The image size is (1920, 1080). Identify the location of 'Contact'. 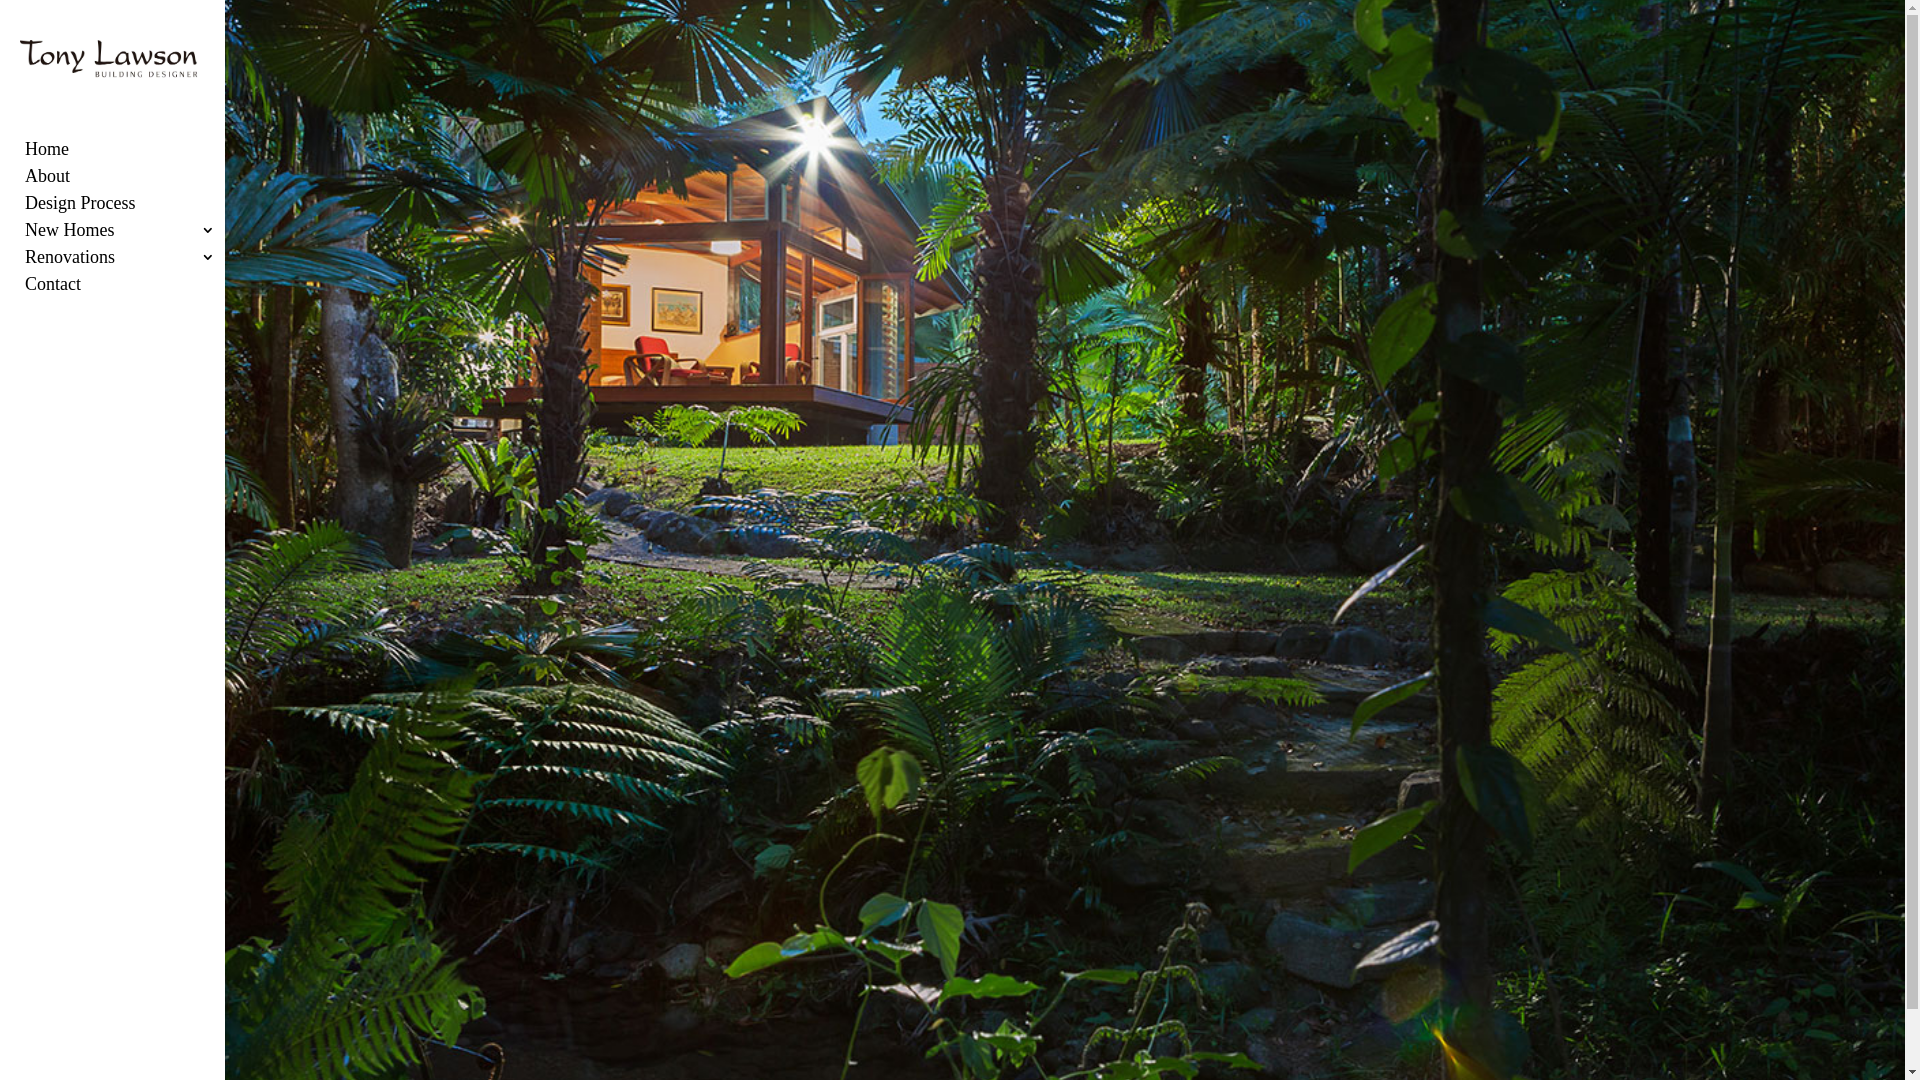
(133, 290).